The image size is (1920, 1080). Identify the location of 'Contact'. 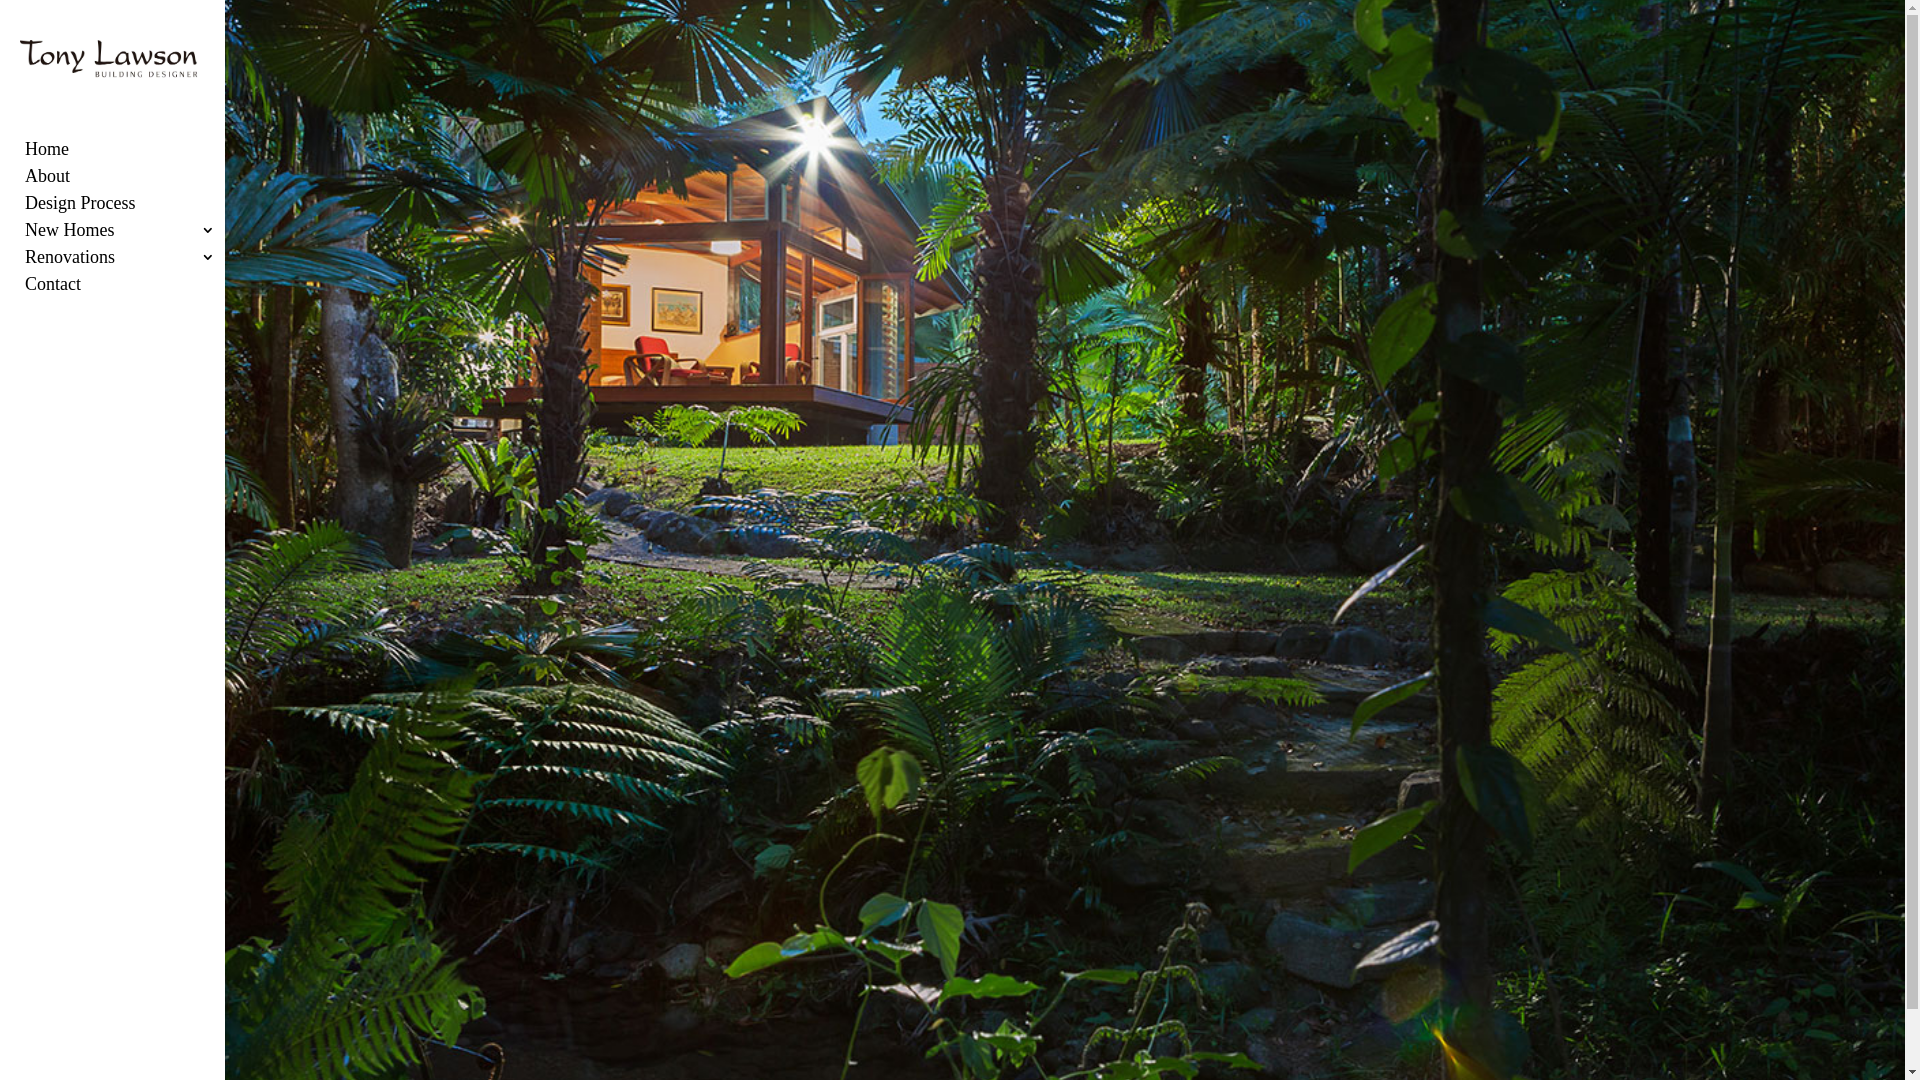
(133, 290).